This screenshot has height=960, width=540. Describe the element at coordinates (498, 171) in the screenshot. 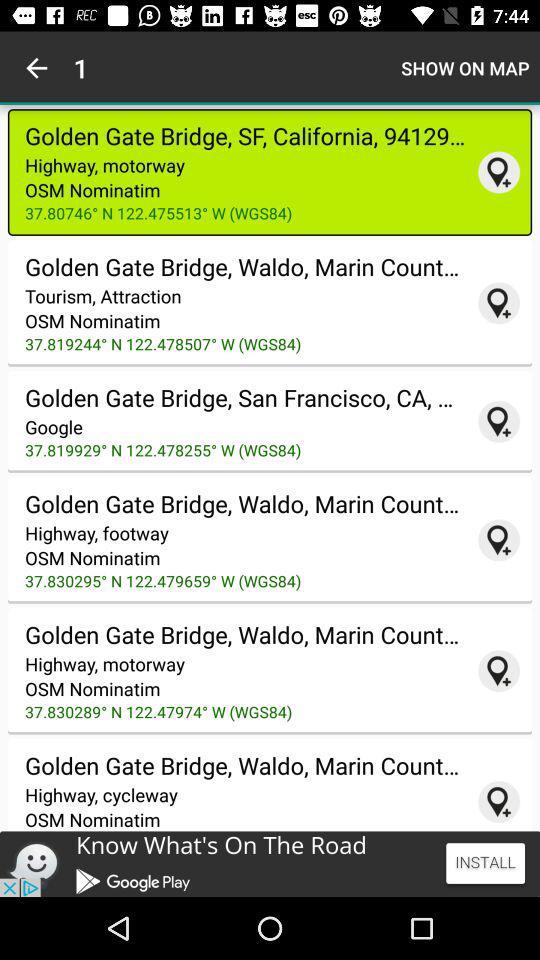

I see `golden gate bridge to map` at that location.